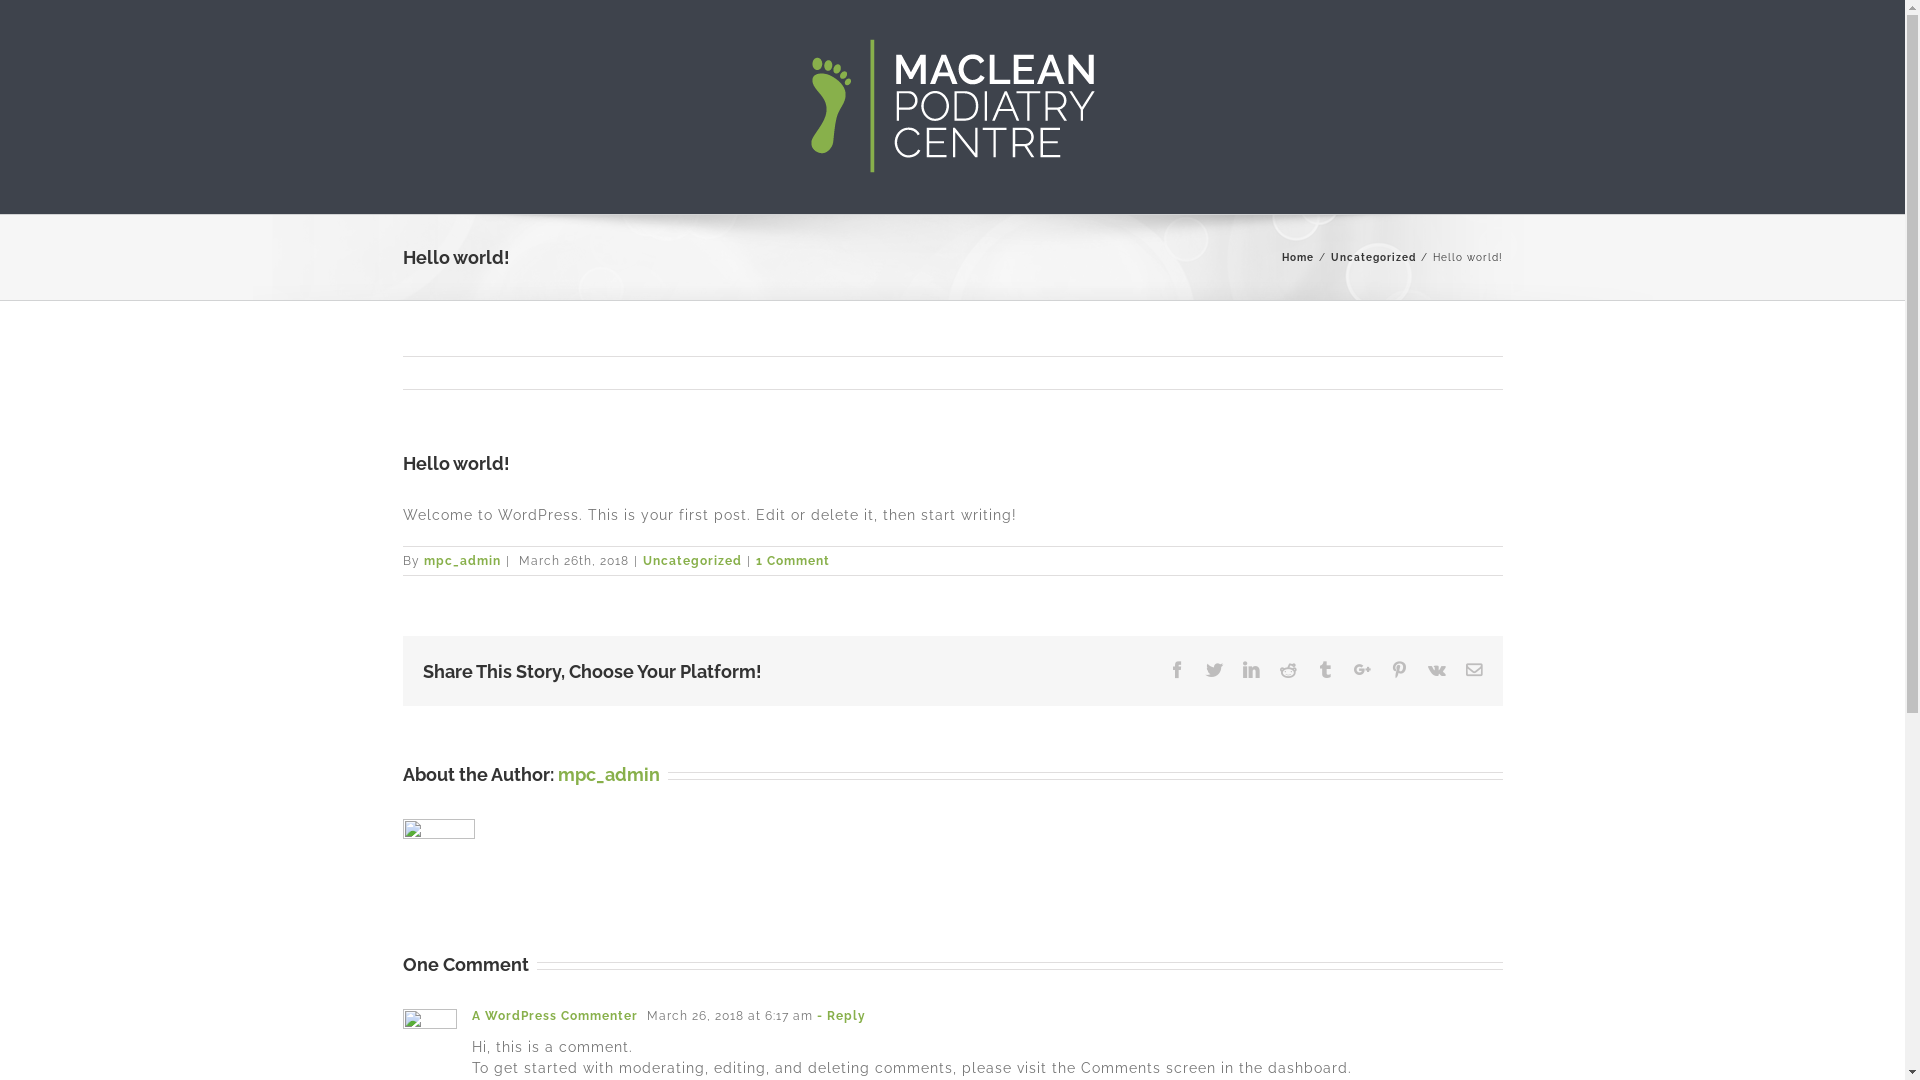  What do you see at coordinates (555, 1015) in the screenshot?
I see `'A WordPress Commenter'` at bounding box center [555, 1015].